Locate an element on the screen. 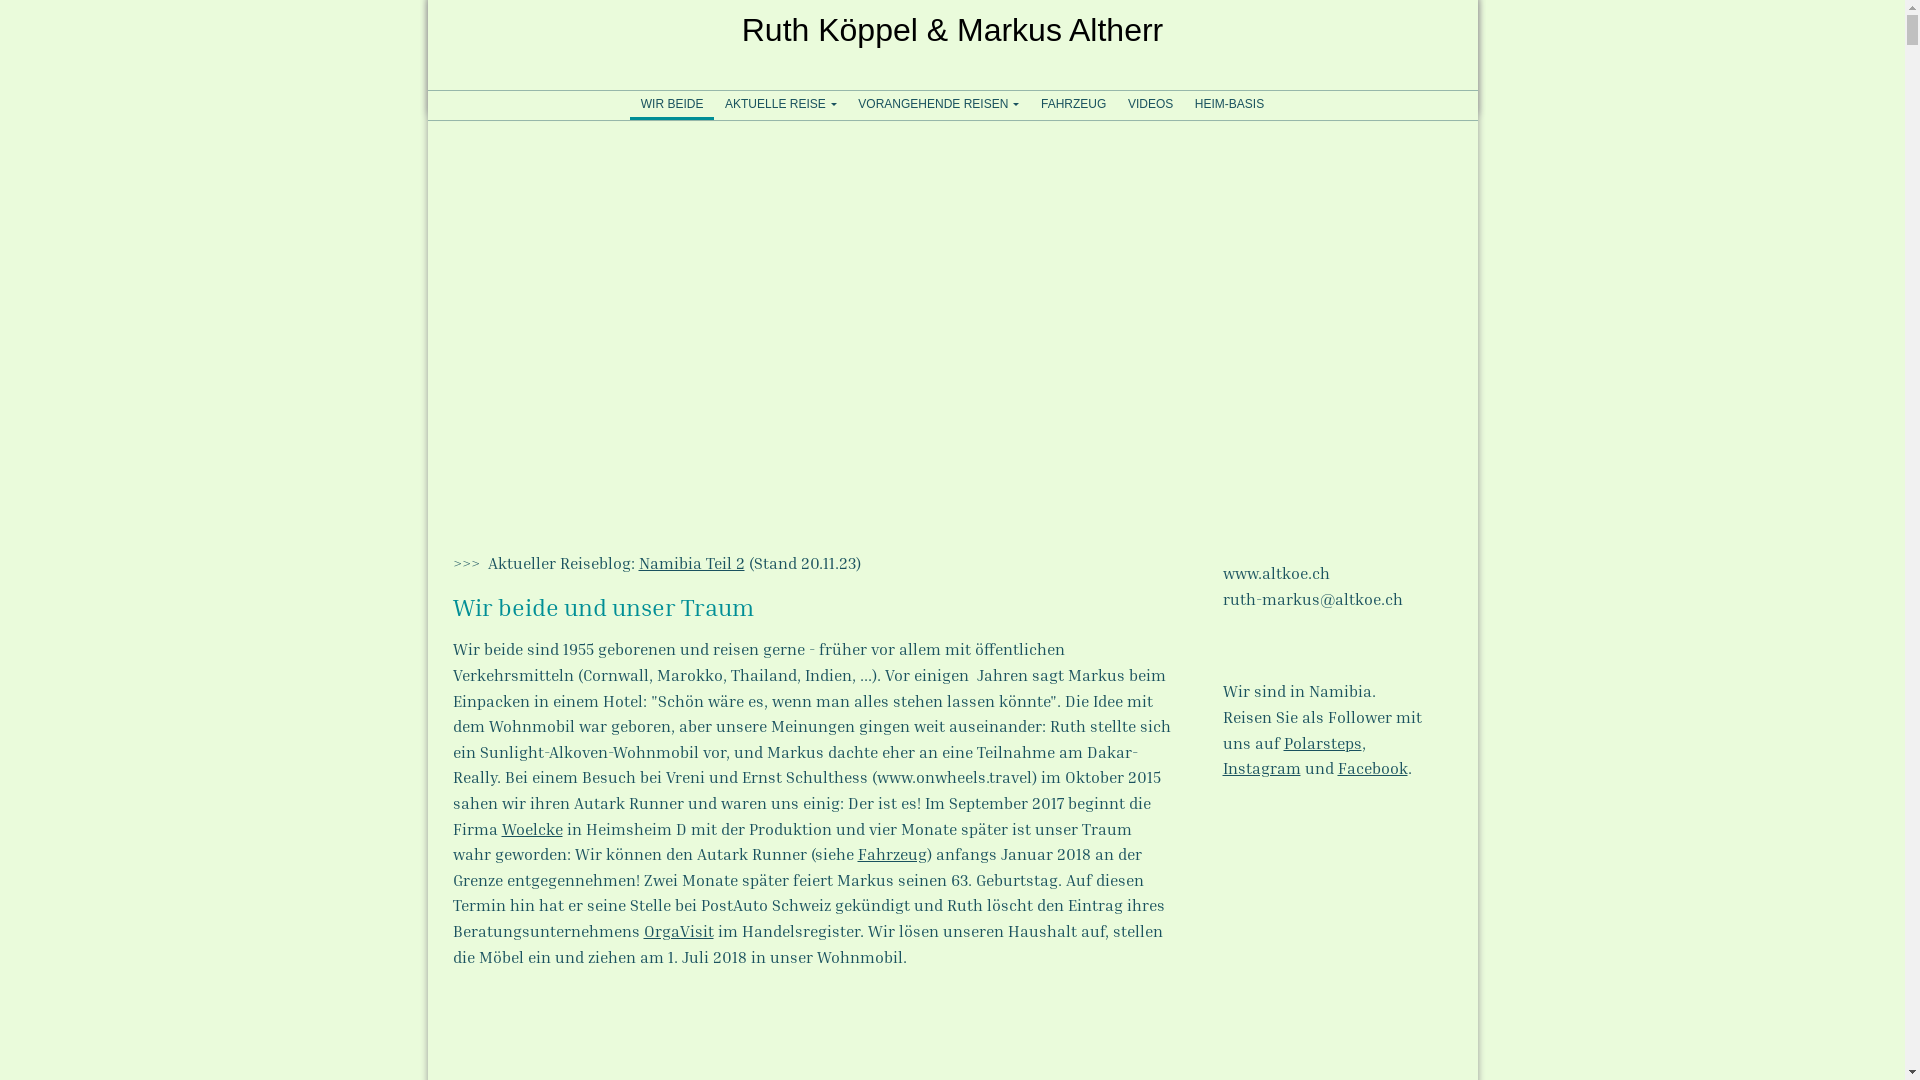 The image size is (1920, 1080). 'OrgaVisit' is located at coordinates (678, 930).